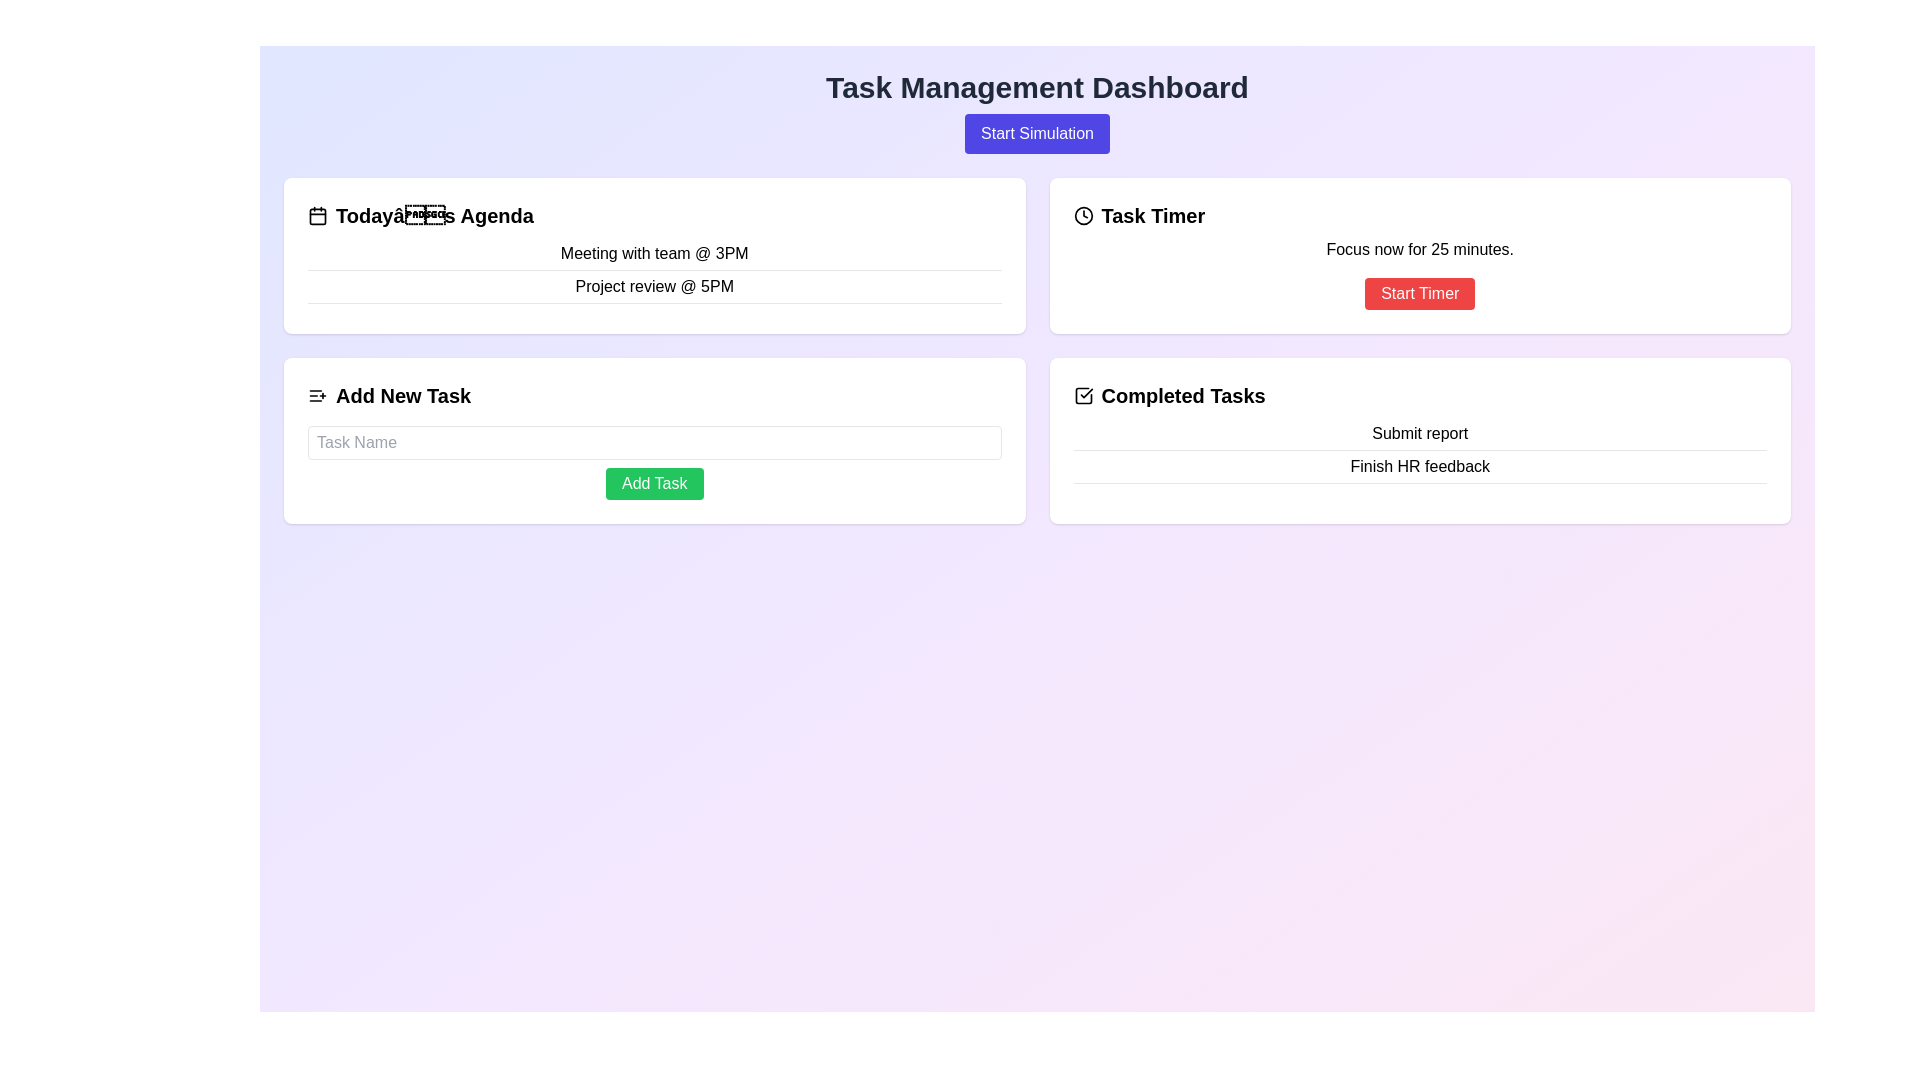 The width and height of the screenshot is (1920, 1080). What do you see at coordinates (654, 287) in the screenshot?
I see `the static text element informing the user of a scheduled project review at 5PM, located as the second item under the 'Today's Agenda' panel` at bounding box center [654, 287].